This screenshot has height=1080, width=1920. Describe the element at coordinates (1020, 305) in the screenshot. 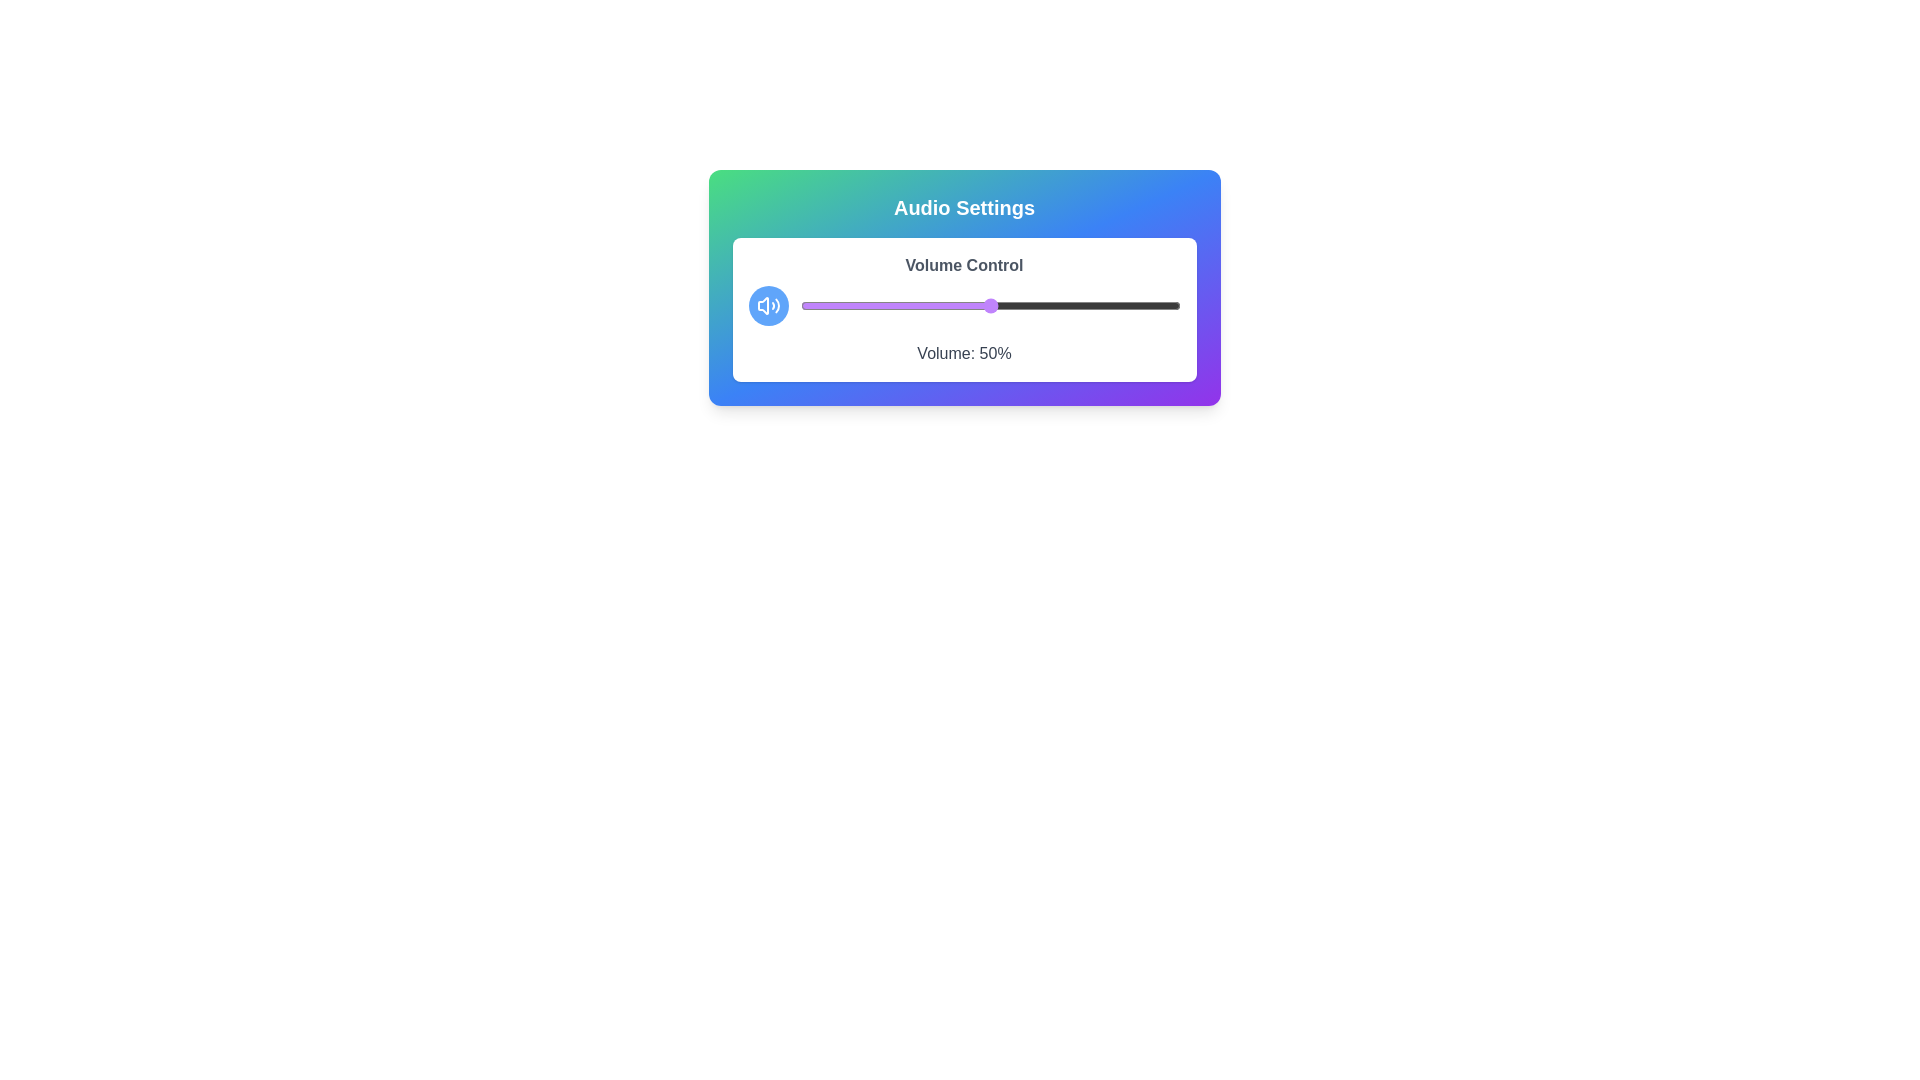

I see `volume` at that location.